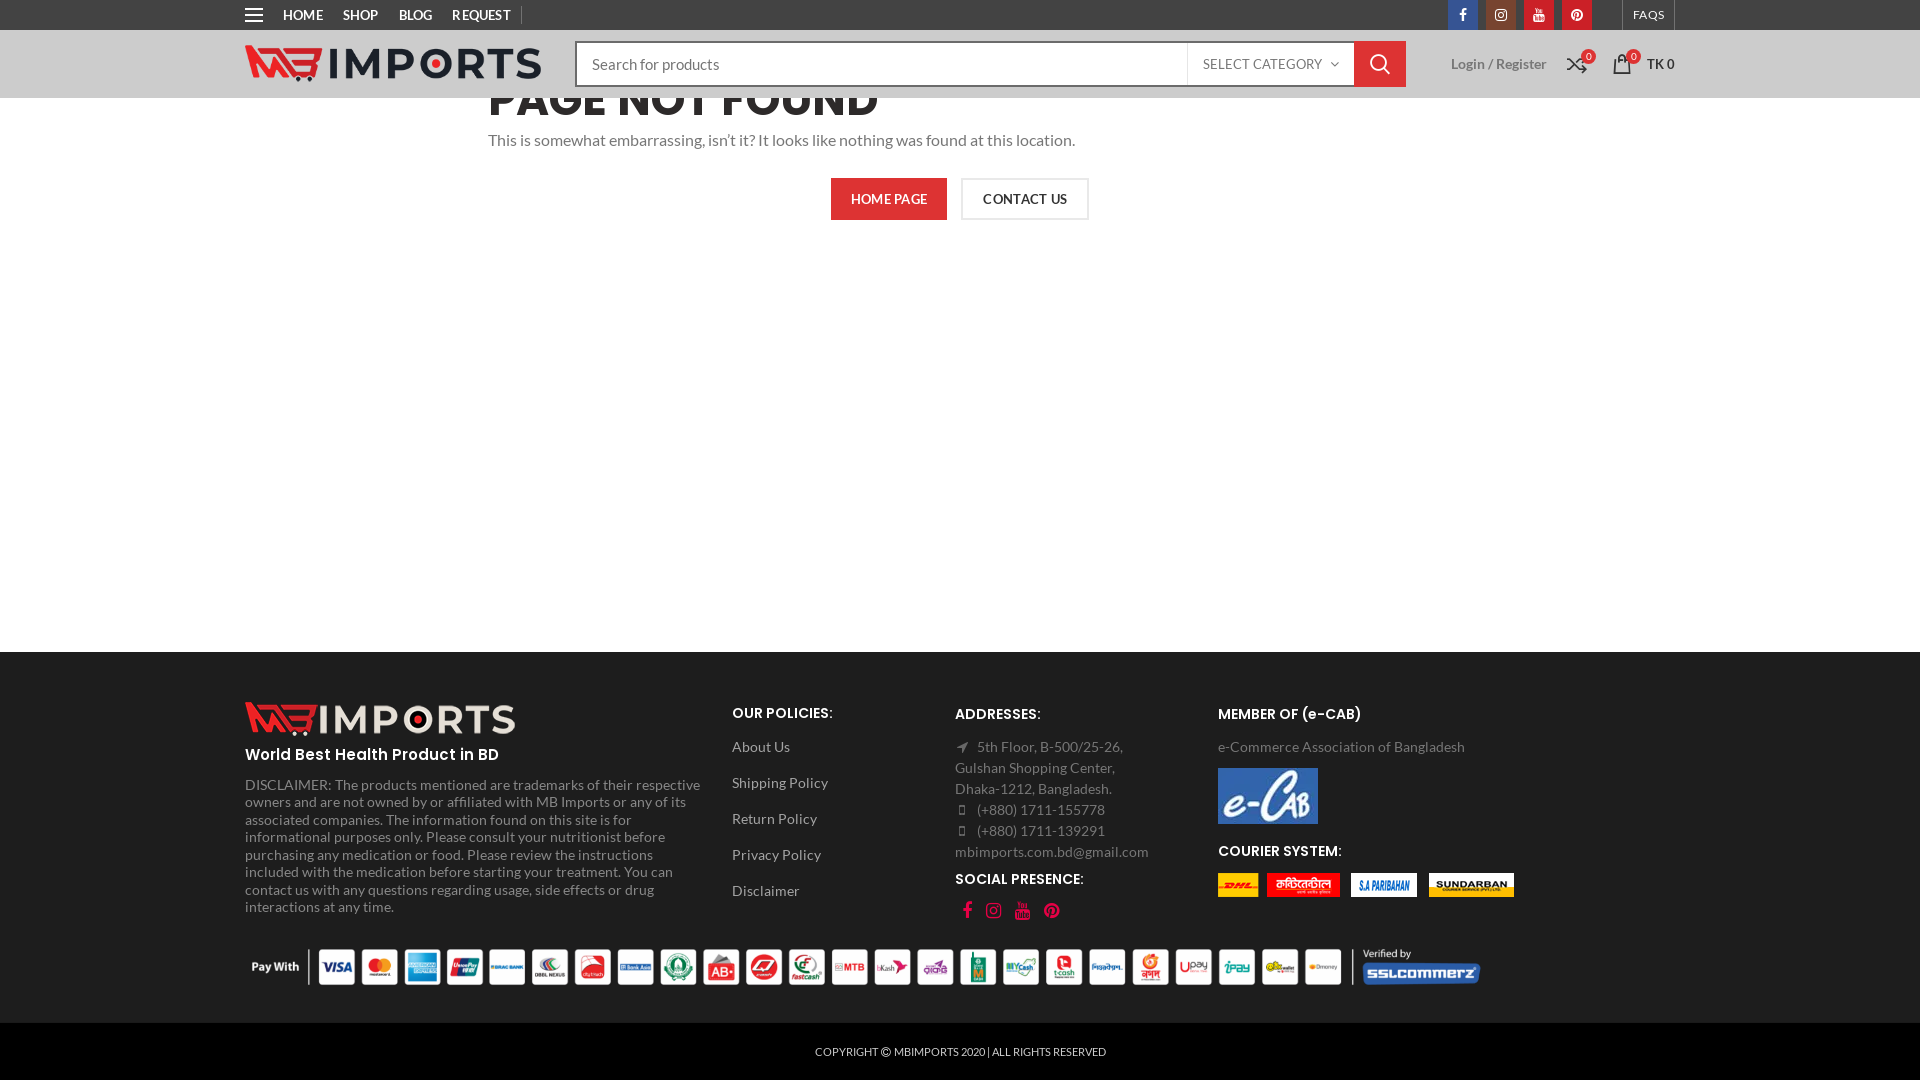 This screenshot has width=1920, height=1080. What do you see at coordinates (838, 818) in the screenshot?
I see `'Return Policy'` at bounding box center [838, 818].